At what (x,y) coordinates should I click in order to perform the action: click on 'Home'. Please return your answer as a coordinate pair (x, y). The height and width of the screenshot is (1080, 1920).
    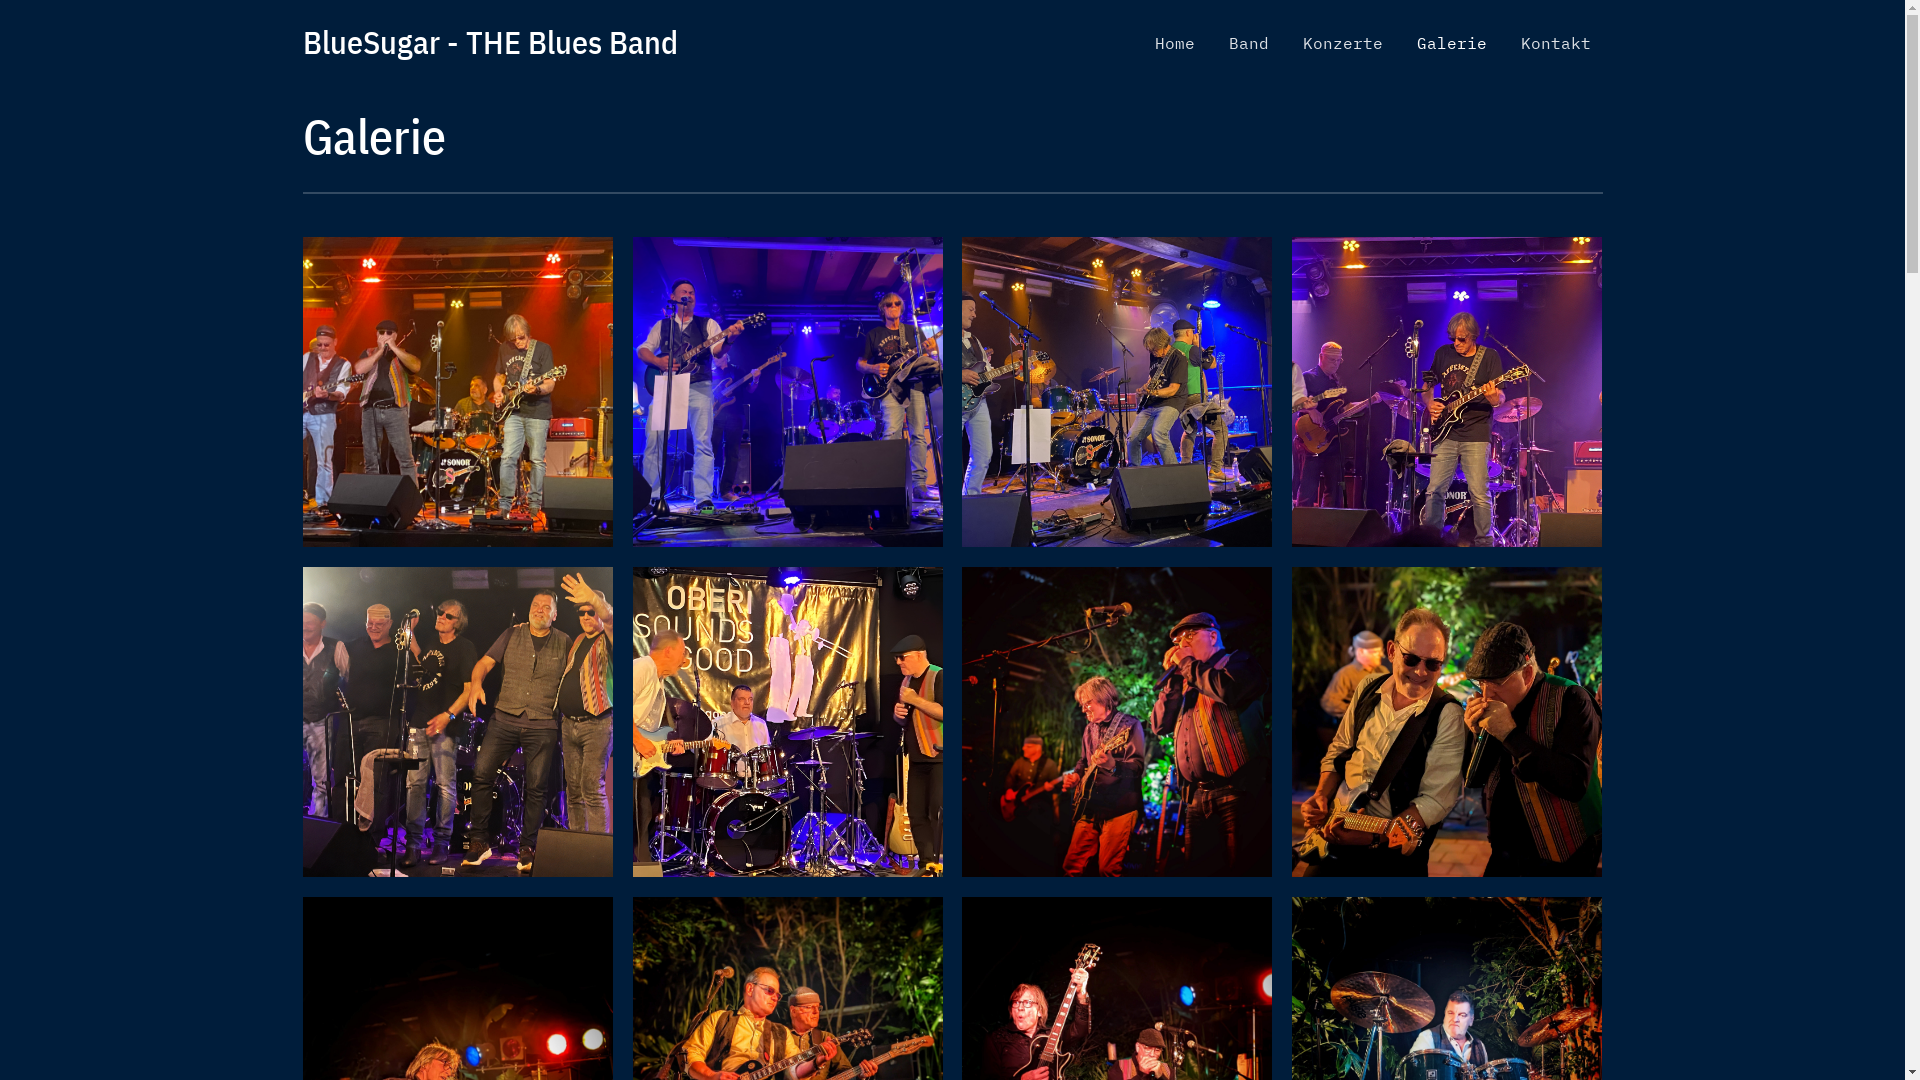
    Looking at the image, I should click on (1174, 42).